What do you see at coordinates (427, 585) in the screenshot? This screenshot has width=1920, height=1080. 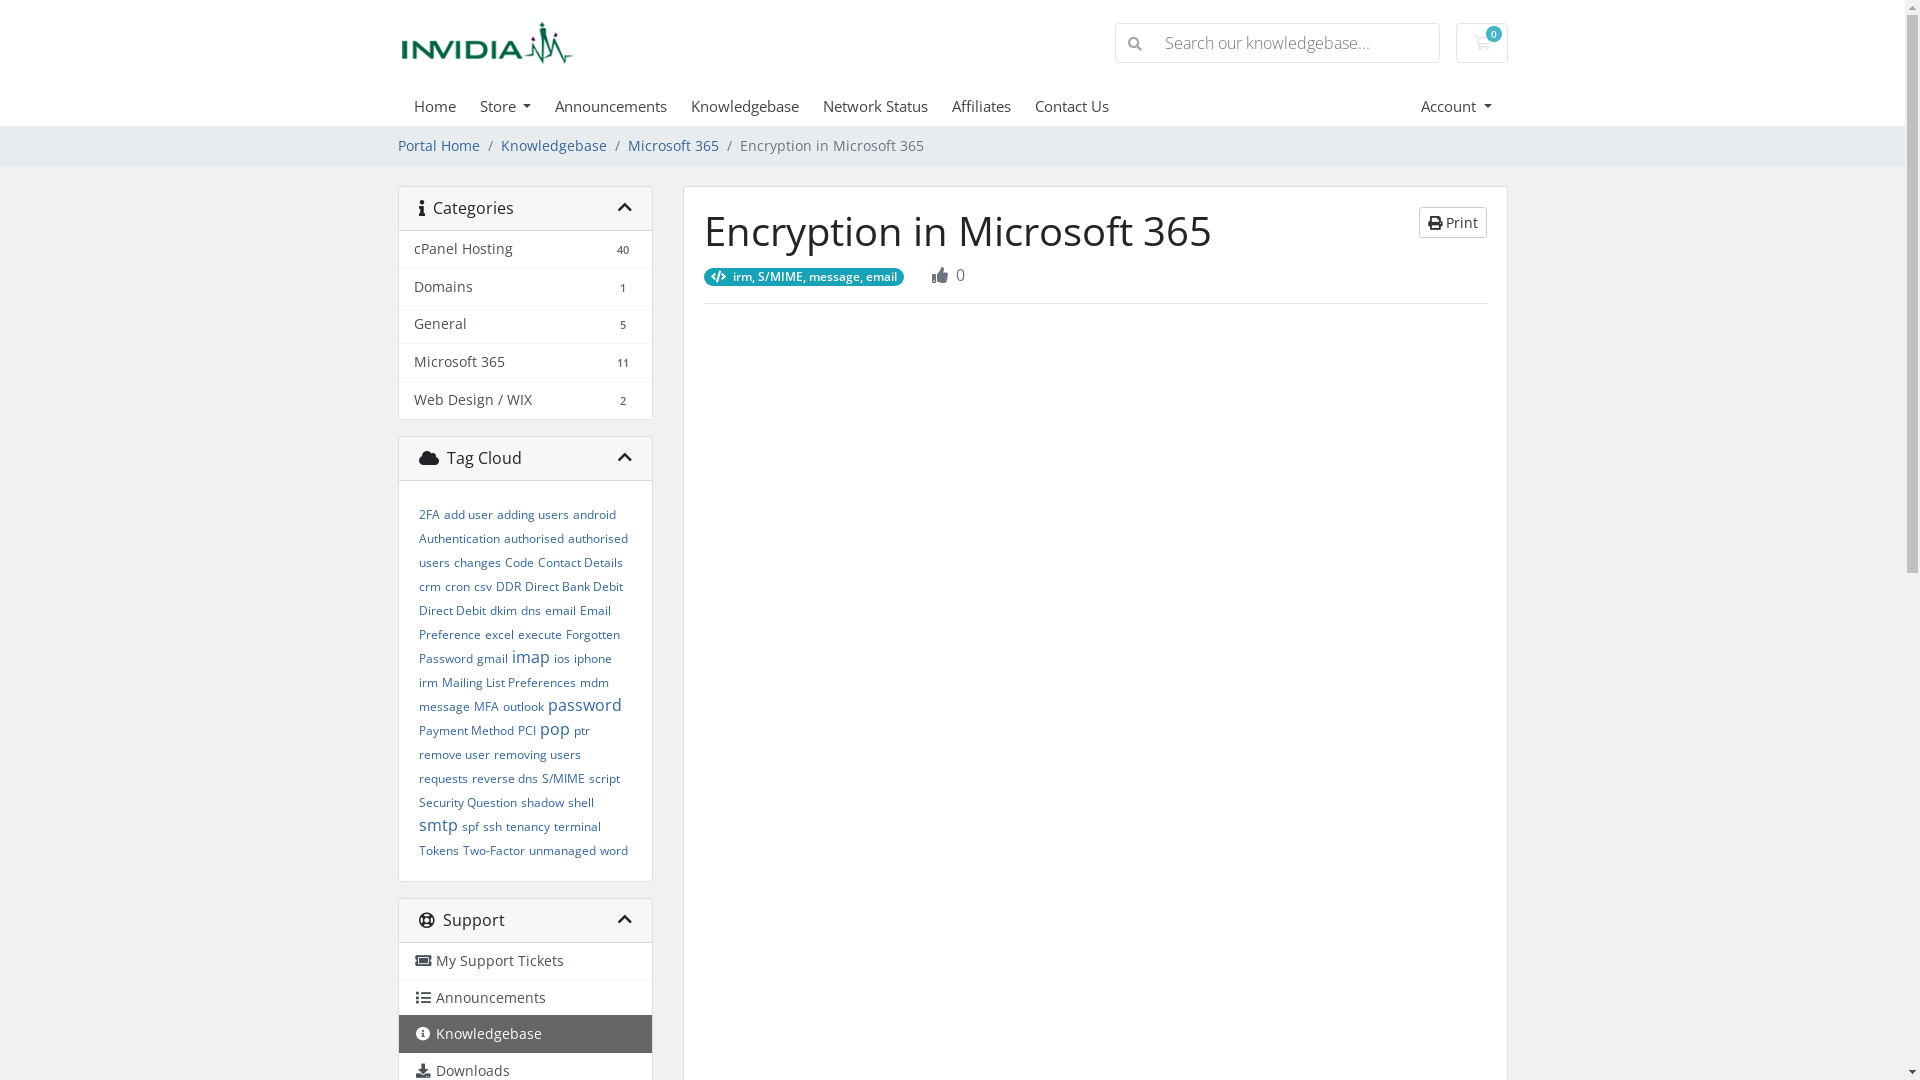 I see `'crm'` at bounding box center [427, 585].